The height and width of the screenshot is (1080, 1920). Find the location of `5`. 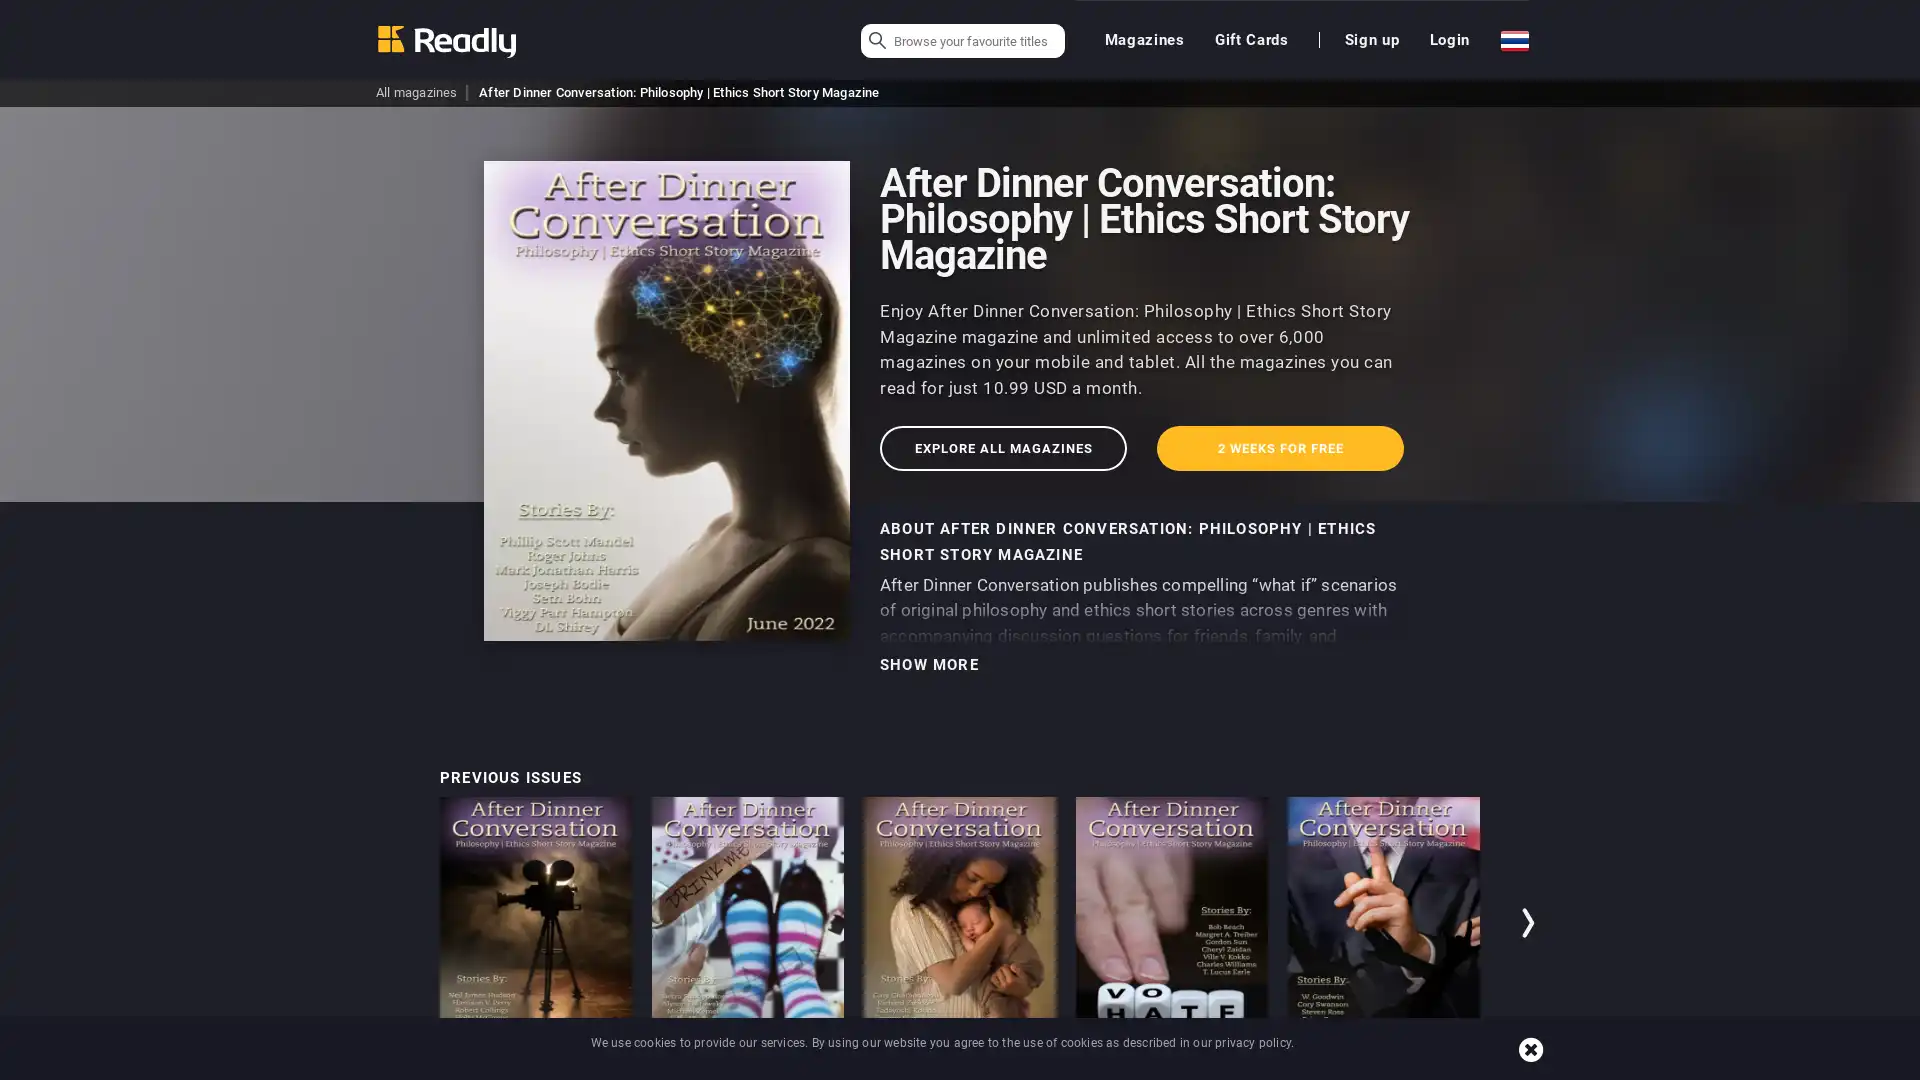

5 is located at coordinates (1478, 1067).